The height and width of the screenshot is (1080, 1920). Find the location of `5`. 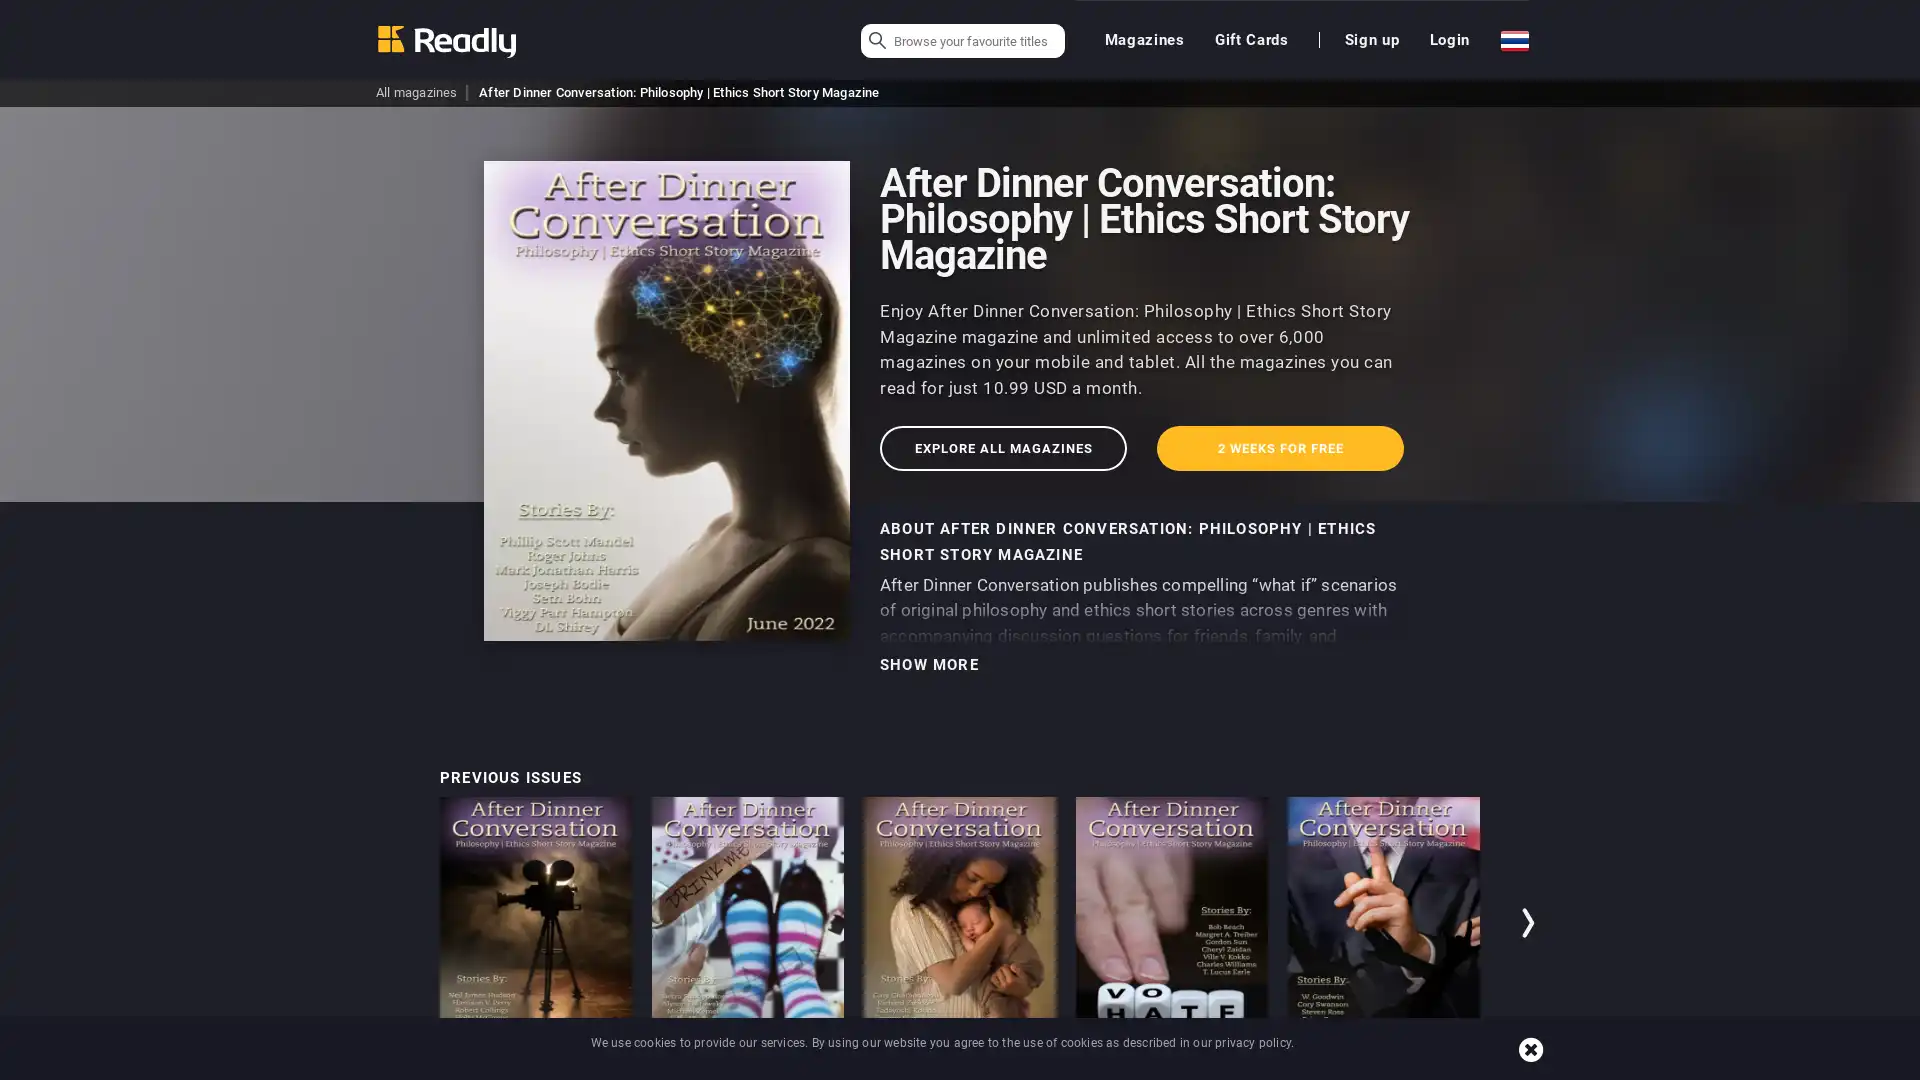

5 is located at coordinates (1478, 1067).